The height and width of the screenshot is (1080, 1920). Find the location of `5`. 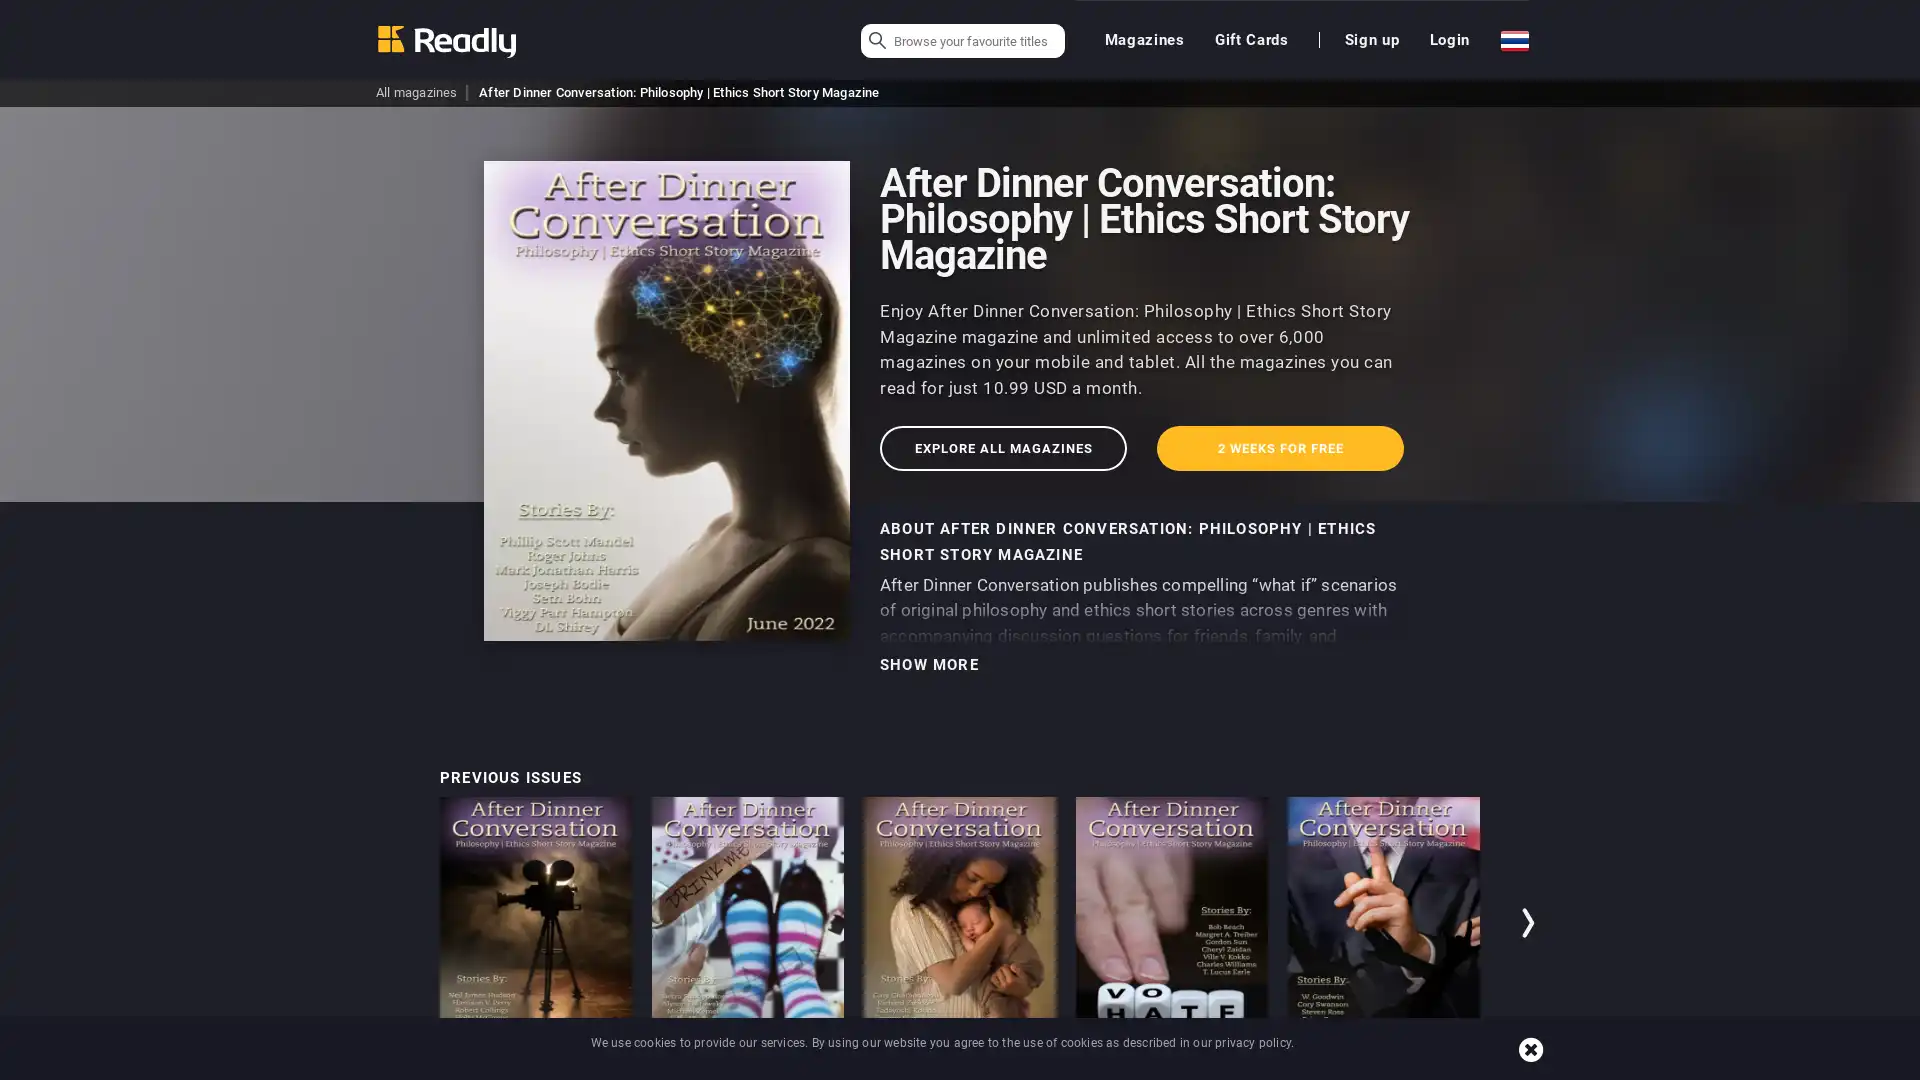

5 is located at coordinates (1478, 1067).